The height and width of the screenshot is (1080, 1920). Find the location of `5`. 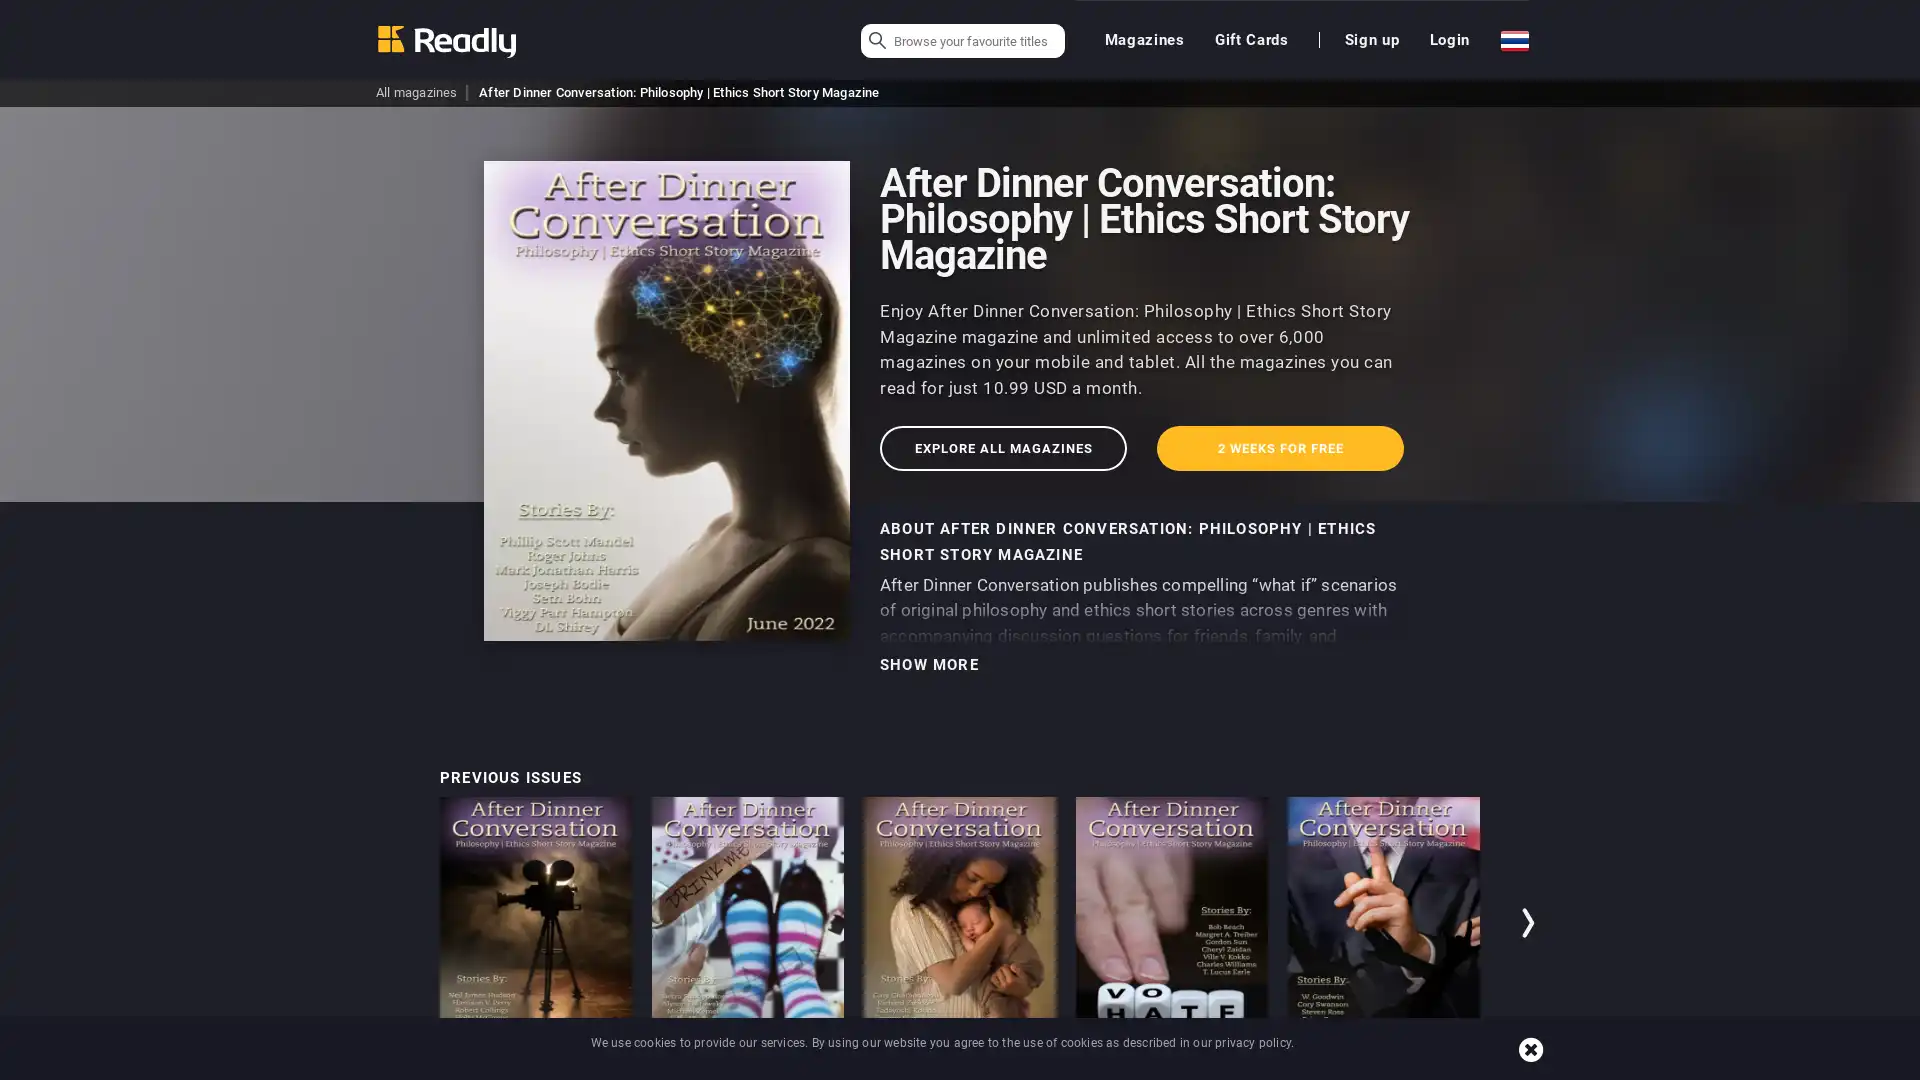

5 is located at coordinates (1478, 1067).